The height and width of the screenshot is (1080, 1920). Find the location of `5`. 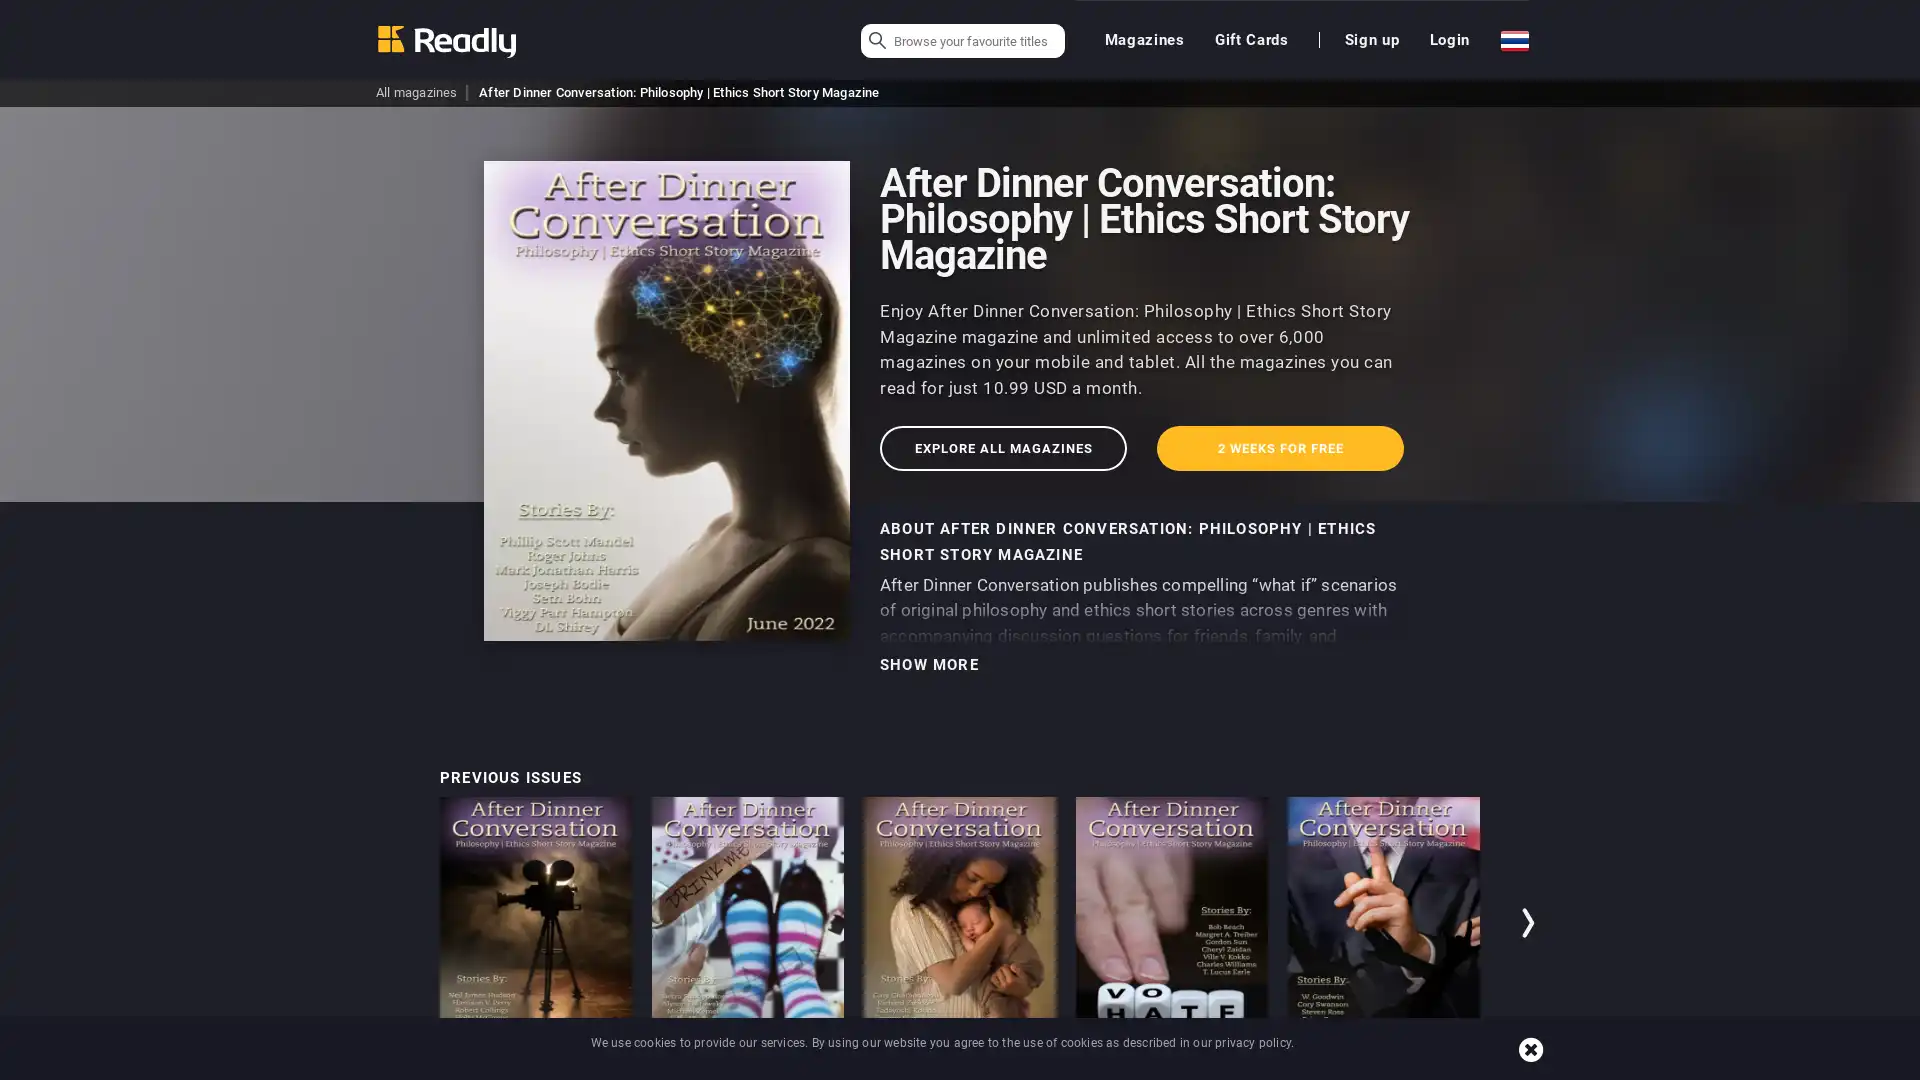

5 is located at coordinates (1478, 1067).